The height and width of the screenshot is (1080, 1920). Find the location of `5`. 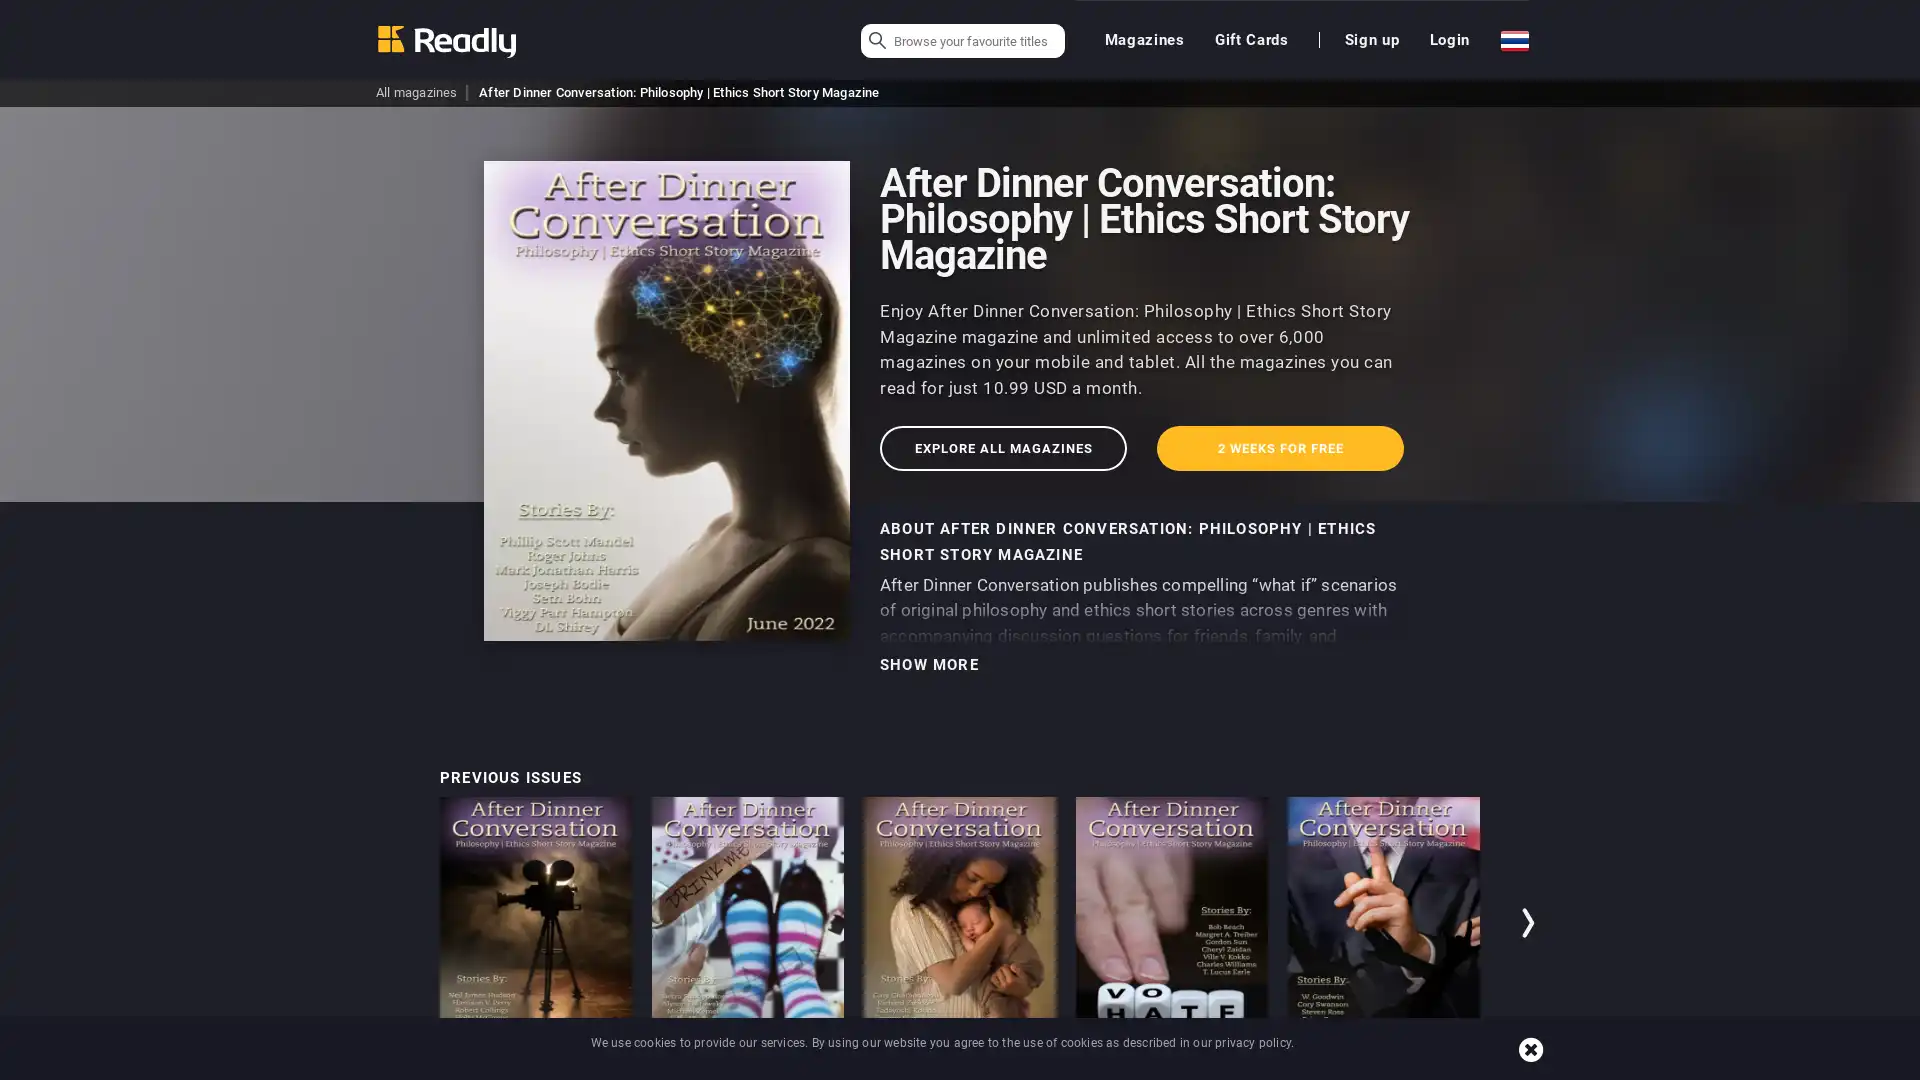

5 is located at coordinates (1478, 1067).